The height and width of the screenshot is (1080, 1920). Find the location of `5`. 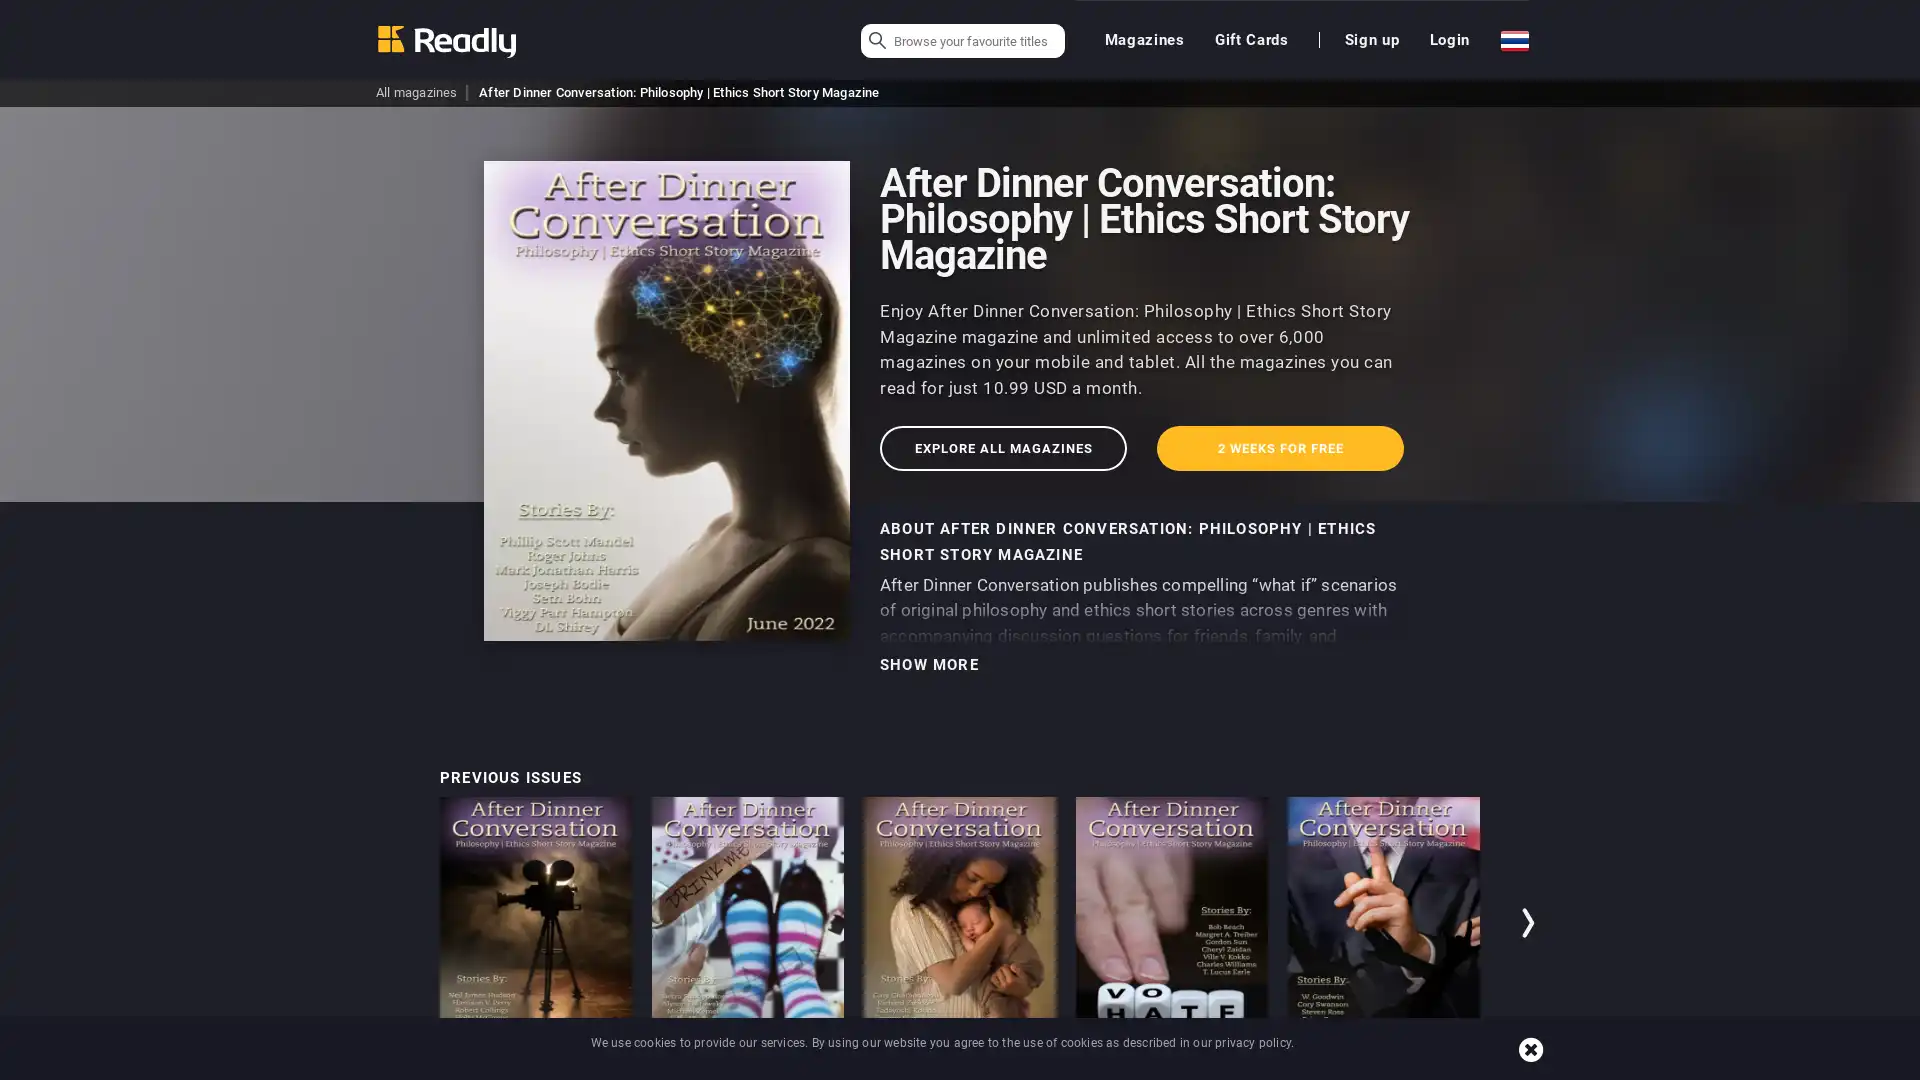

5 is located at coordinates (1478, 1067).